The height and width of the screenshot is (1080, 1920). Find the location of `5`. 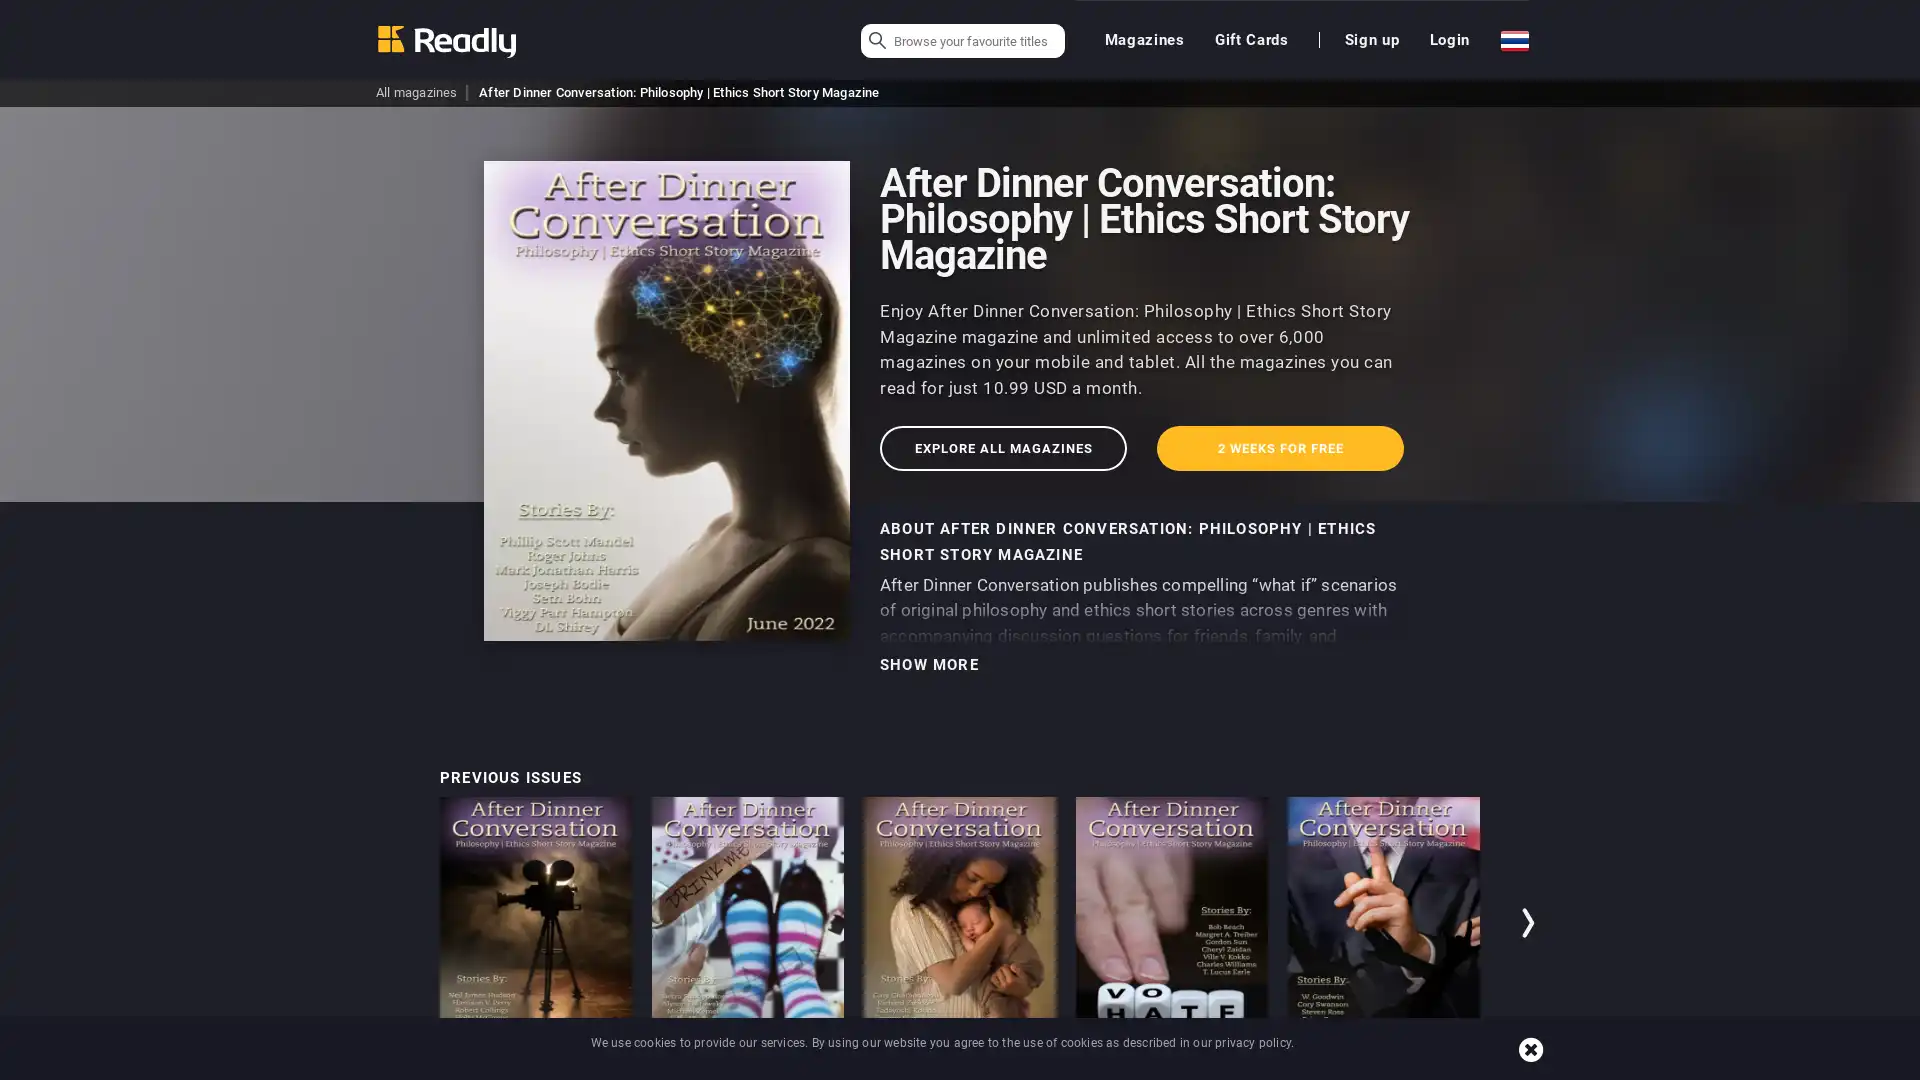

5 is located at coordinates (1478, 1067).